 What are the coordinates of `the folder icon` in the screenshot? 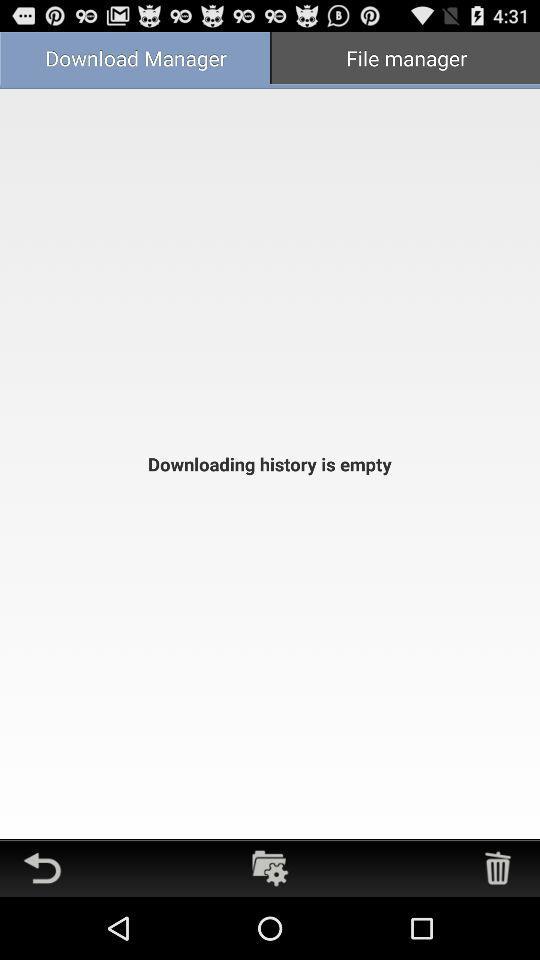 It's located at (270, 929).